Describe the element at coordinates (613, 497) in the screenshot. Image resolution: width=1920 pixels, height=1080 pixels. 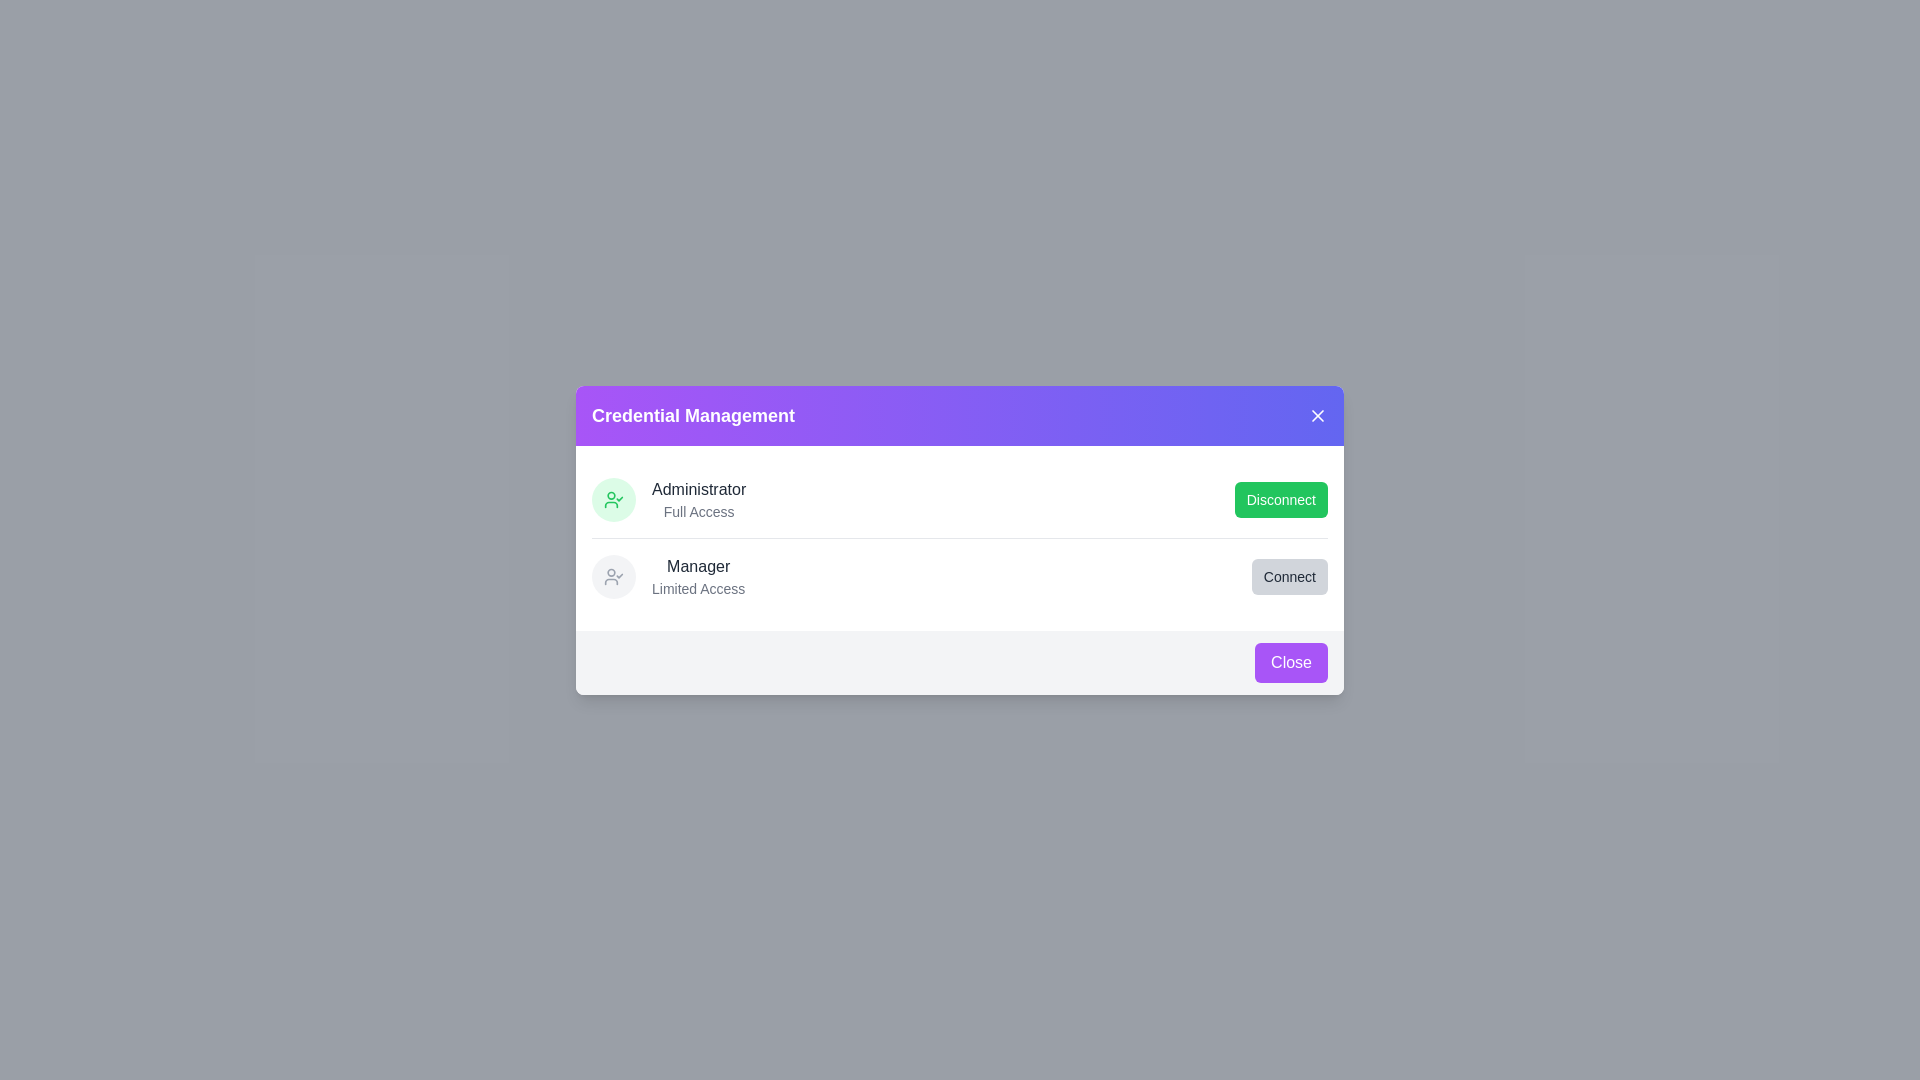
I see `the 'Verified Administrator' icon located in the 'Credential Management' modal dialog, positioned to the left of the 'Full Access' text` at that location.